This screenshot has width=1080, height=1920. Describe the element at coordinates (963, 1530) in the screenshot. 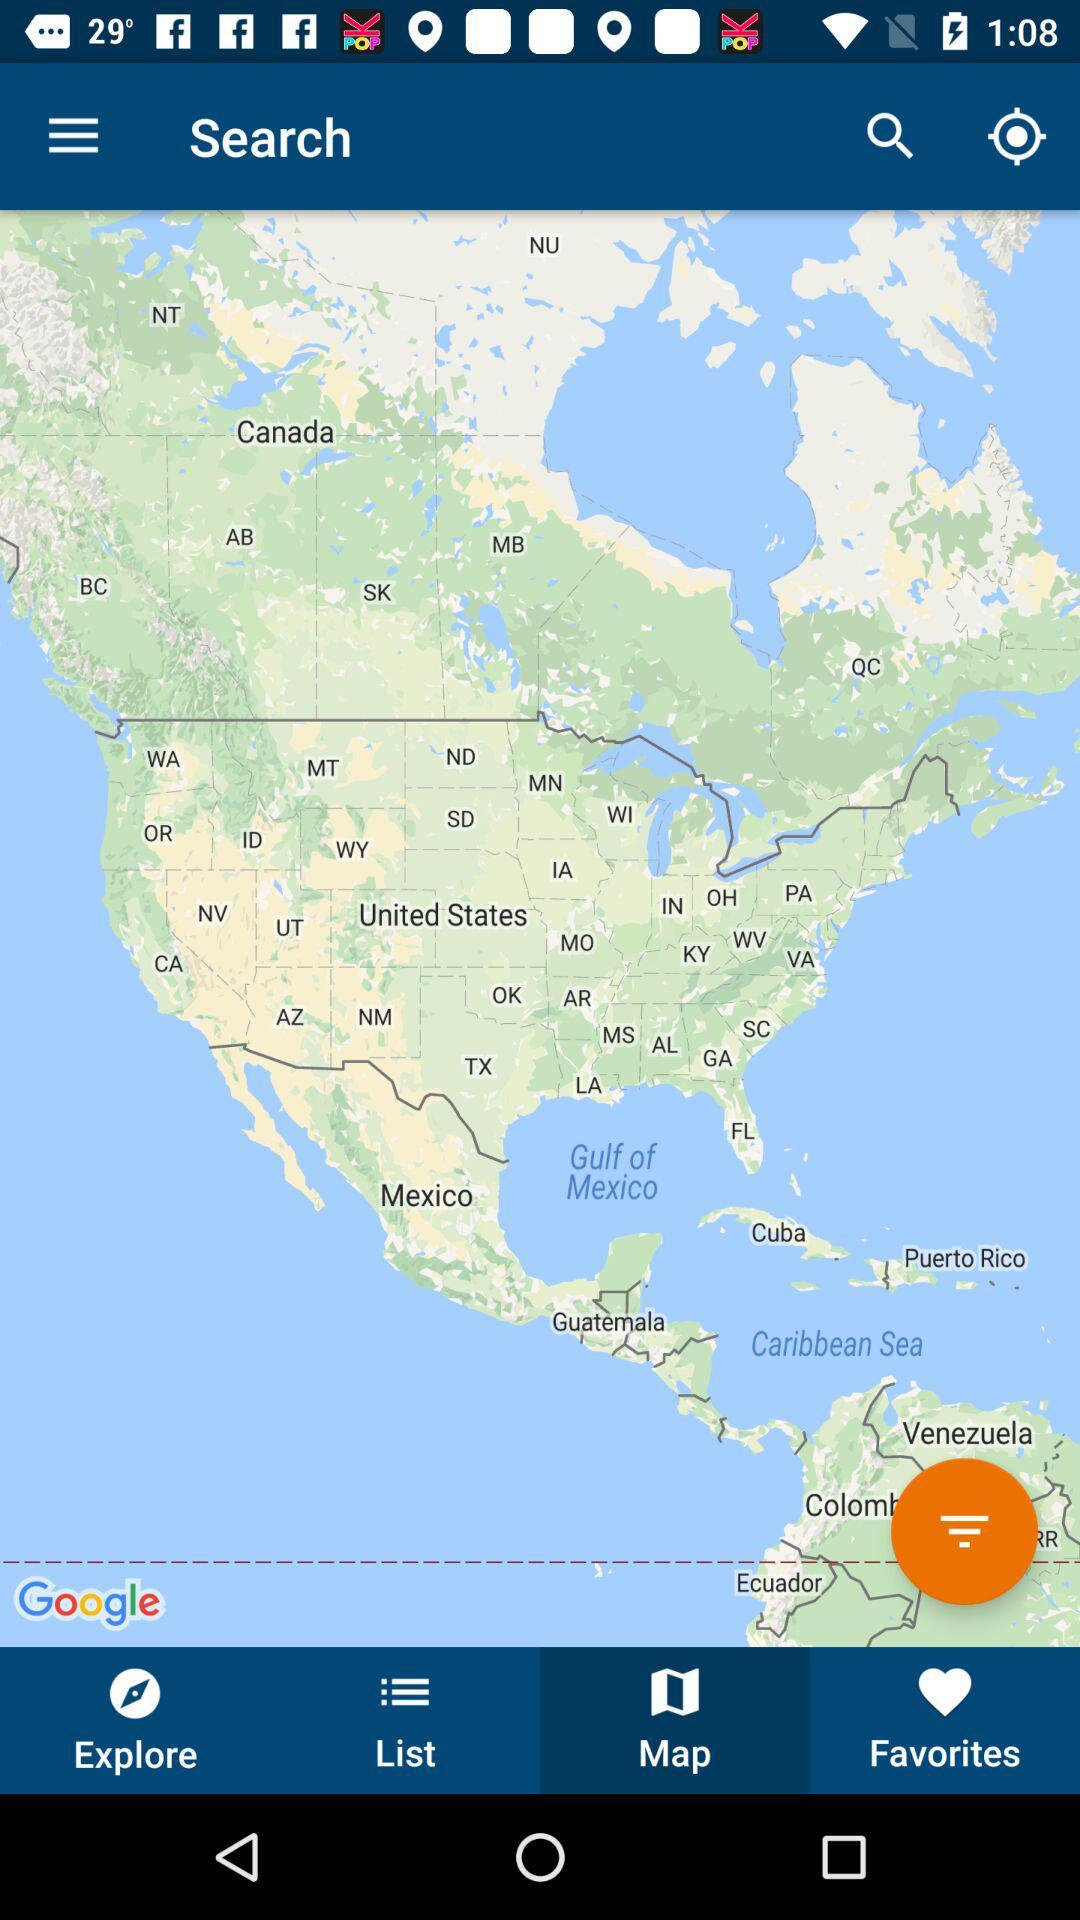

I see `filter` at that location.